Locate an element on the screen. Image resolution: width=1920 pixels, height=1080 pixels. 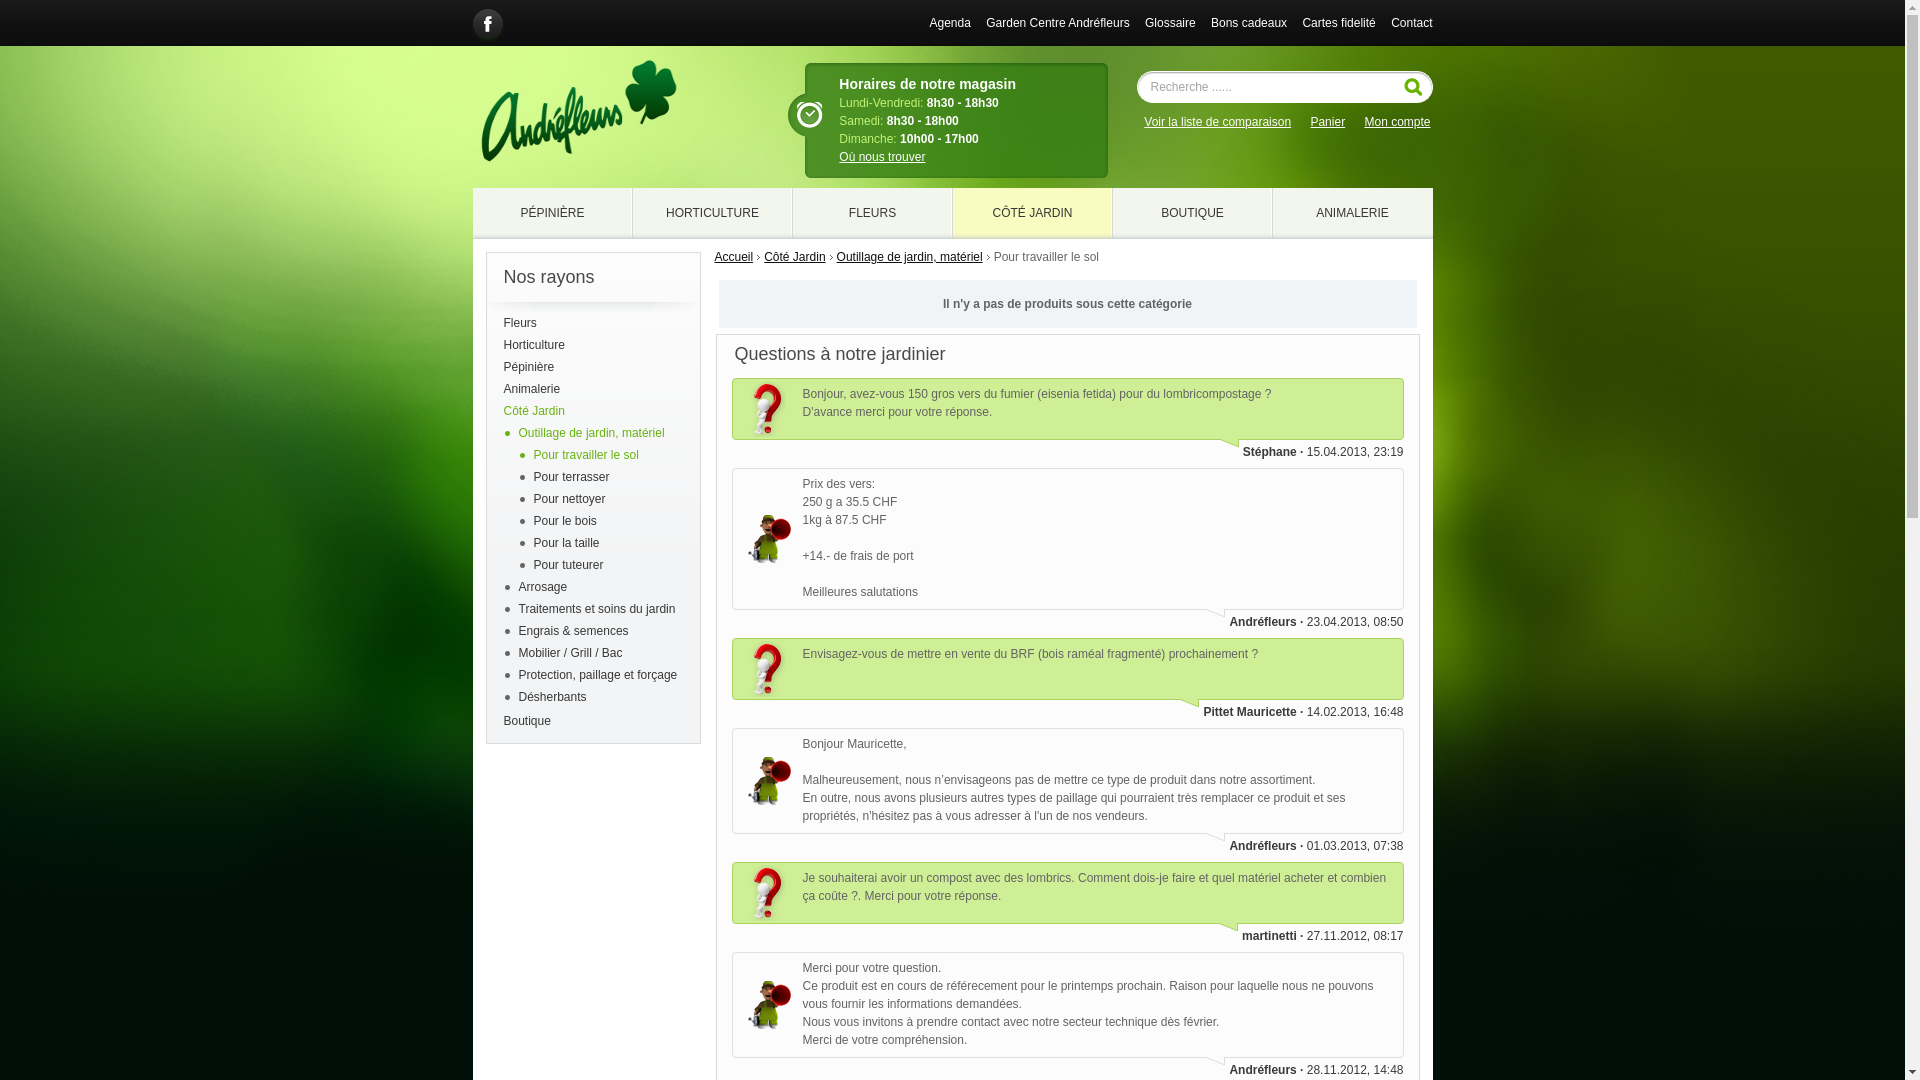
'Voir la liste de comparaison' is located at coordinates (1216, 122).